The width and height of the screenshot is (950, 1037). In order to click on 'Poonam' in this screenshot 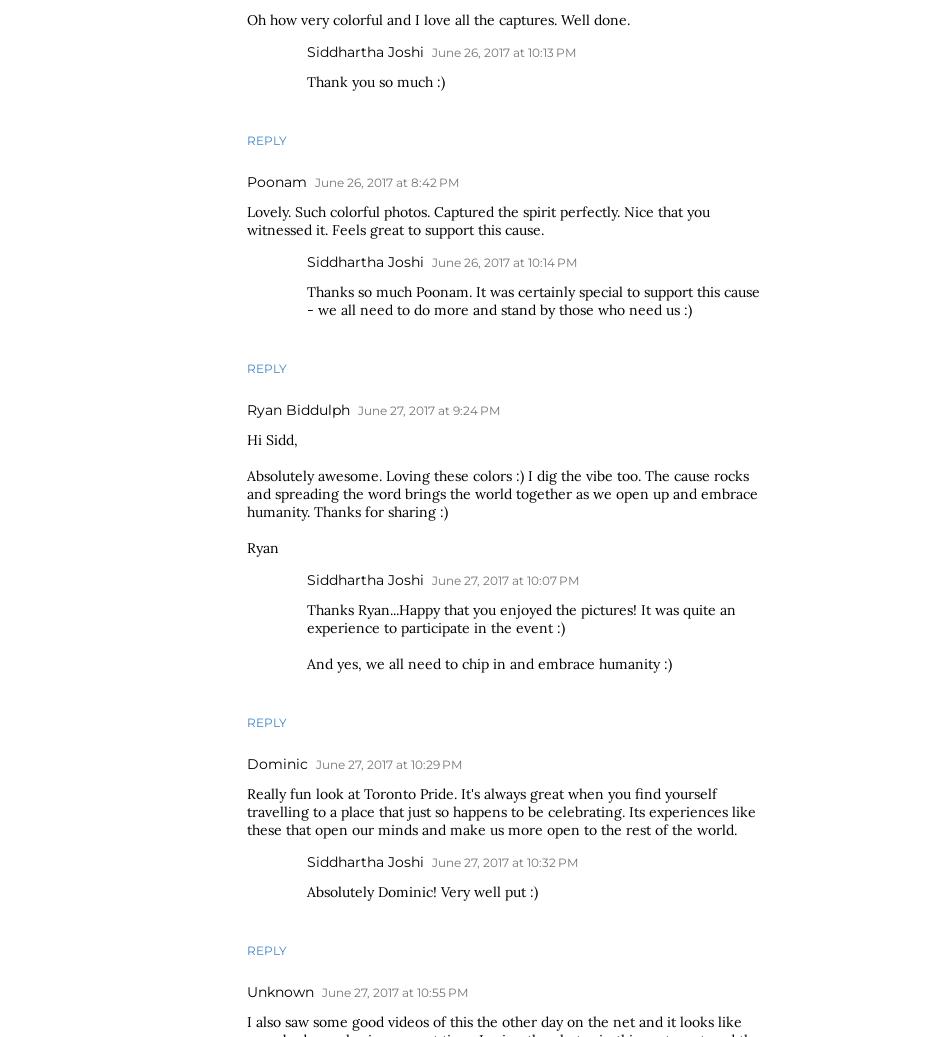, I will do `click(246, 180)`.